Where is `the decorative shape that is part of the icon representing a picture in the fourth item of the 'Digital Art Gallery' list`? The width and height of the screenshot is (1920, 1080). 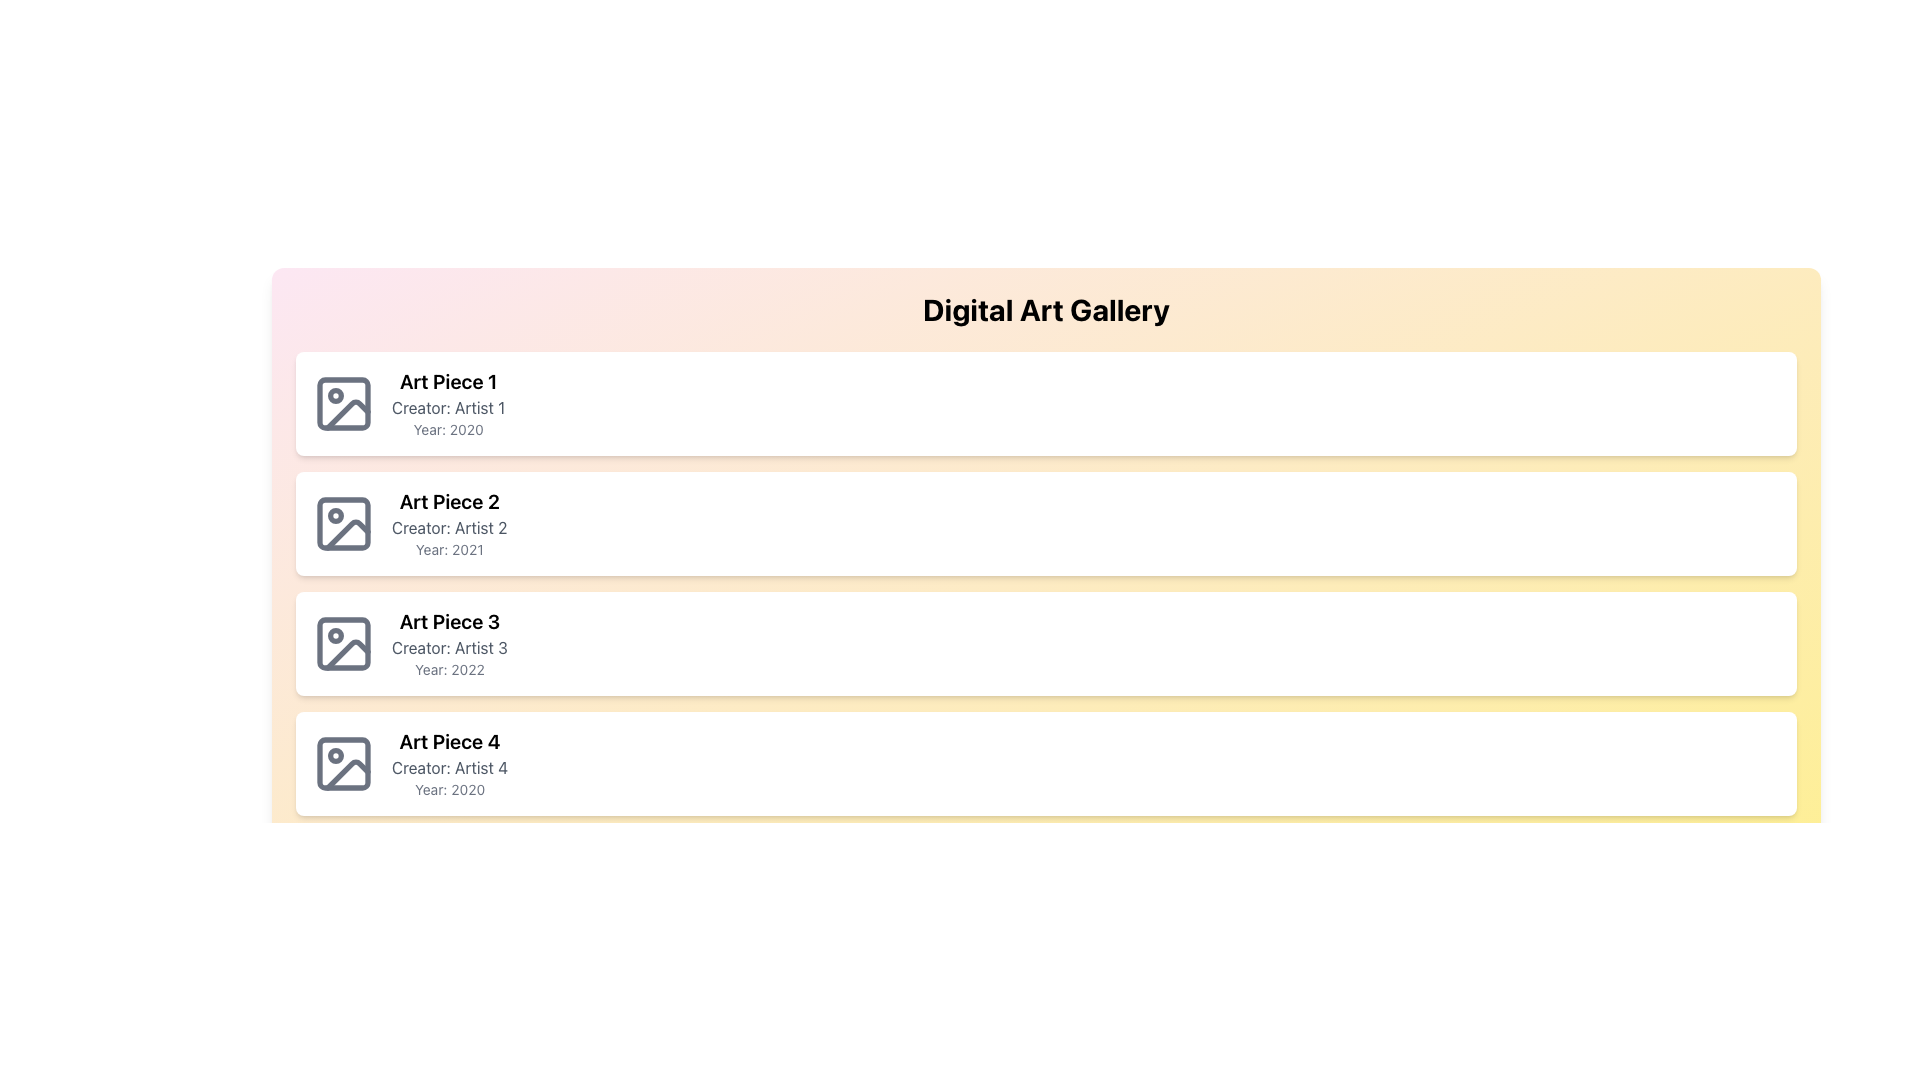 the decorative shape that is part of the icon representing a picture in the fourth item of the 'Digital Art Gallery' list is located at coordinates (344, 763).